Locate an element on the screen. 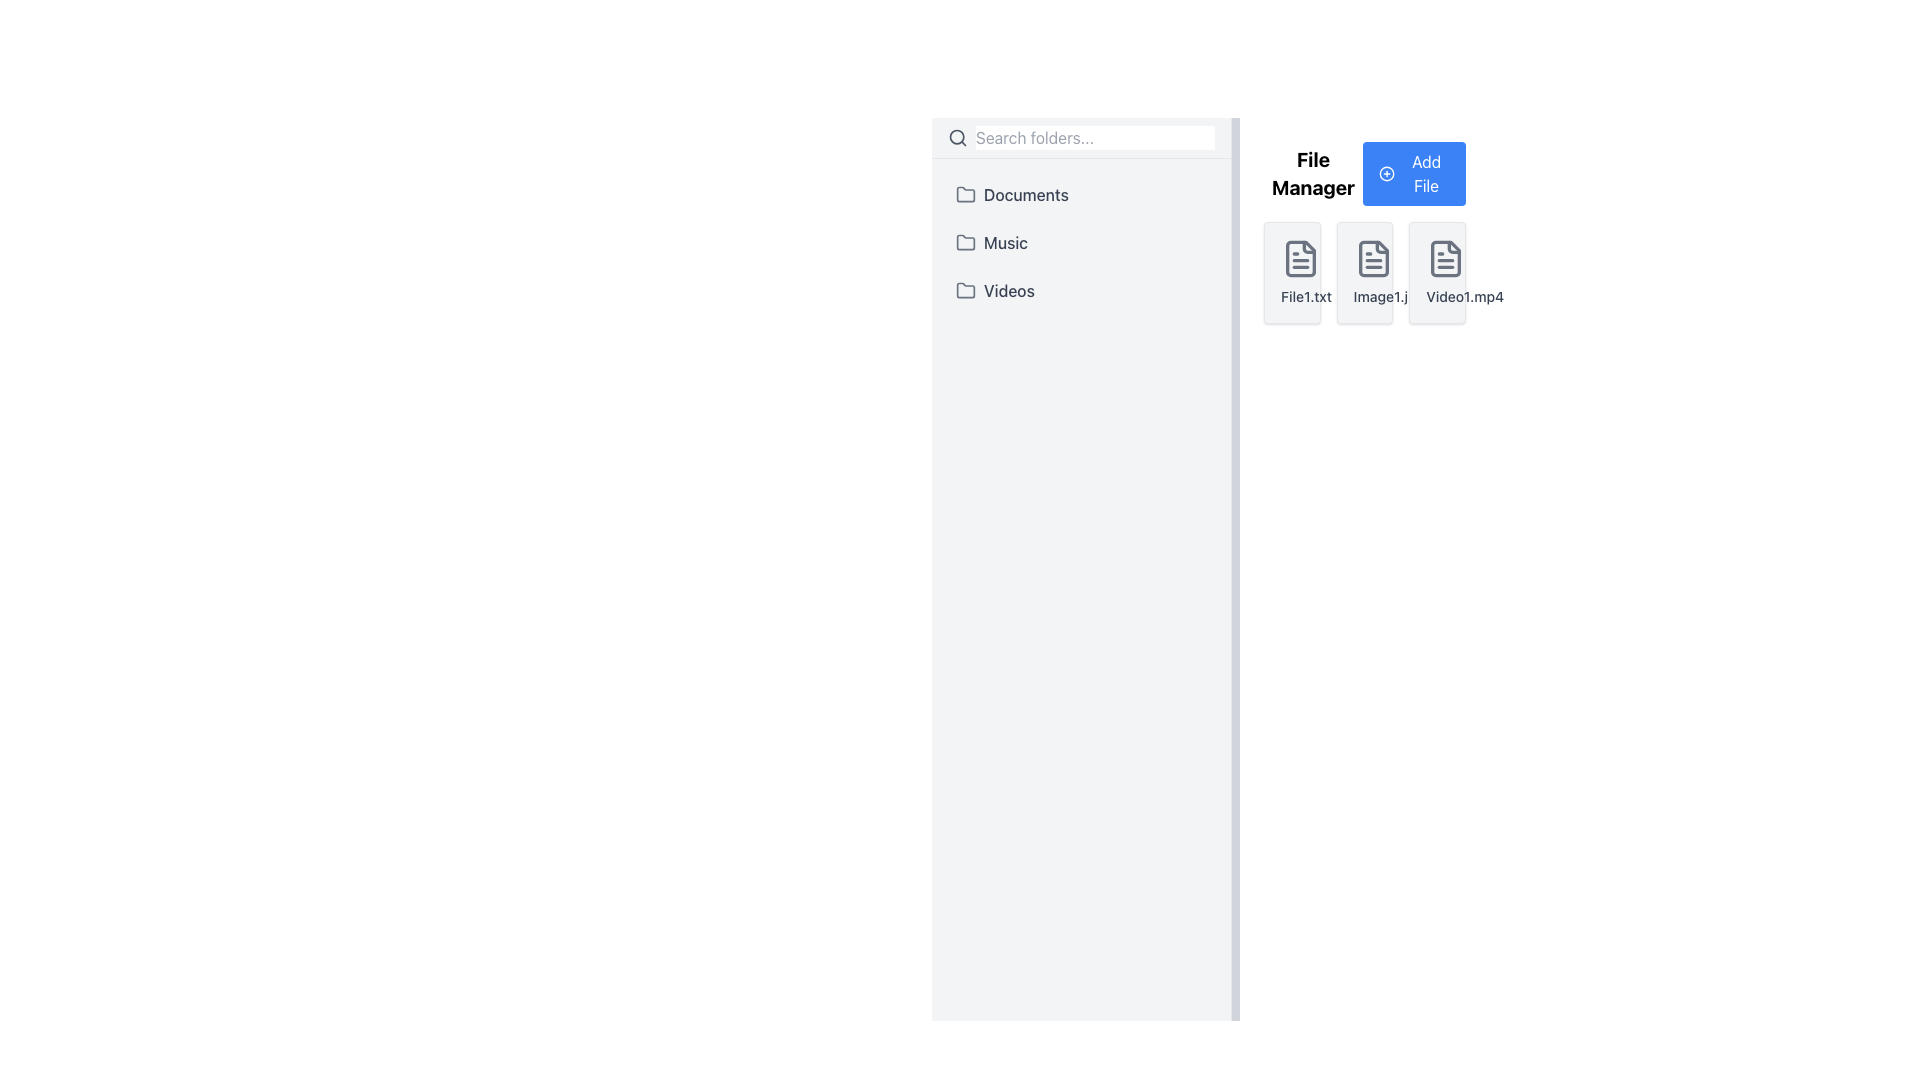  the text label displaying 'File1.txt', which is styled in gray with a small font size and located centrally below a document icon is located at coordinates (1292, 297).